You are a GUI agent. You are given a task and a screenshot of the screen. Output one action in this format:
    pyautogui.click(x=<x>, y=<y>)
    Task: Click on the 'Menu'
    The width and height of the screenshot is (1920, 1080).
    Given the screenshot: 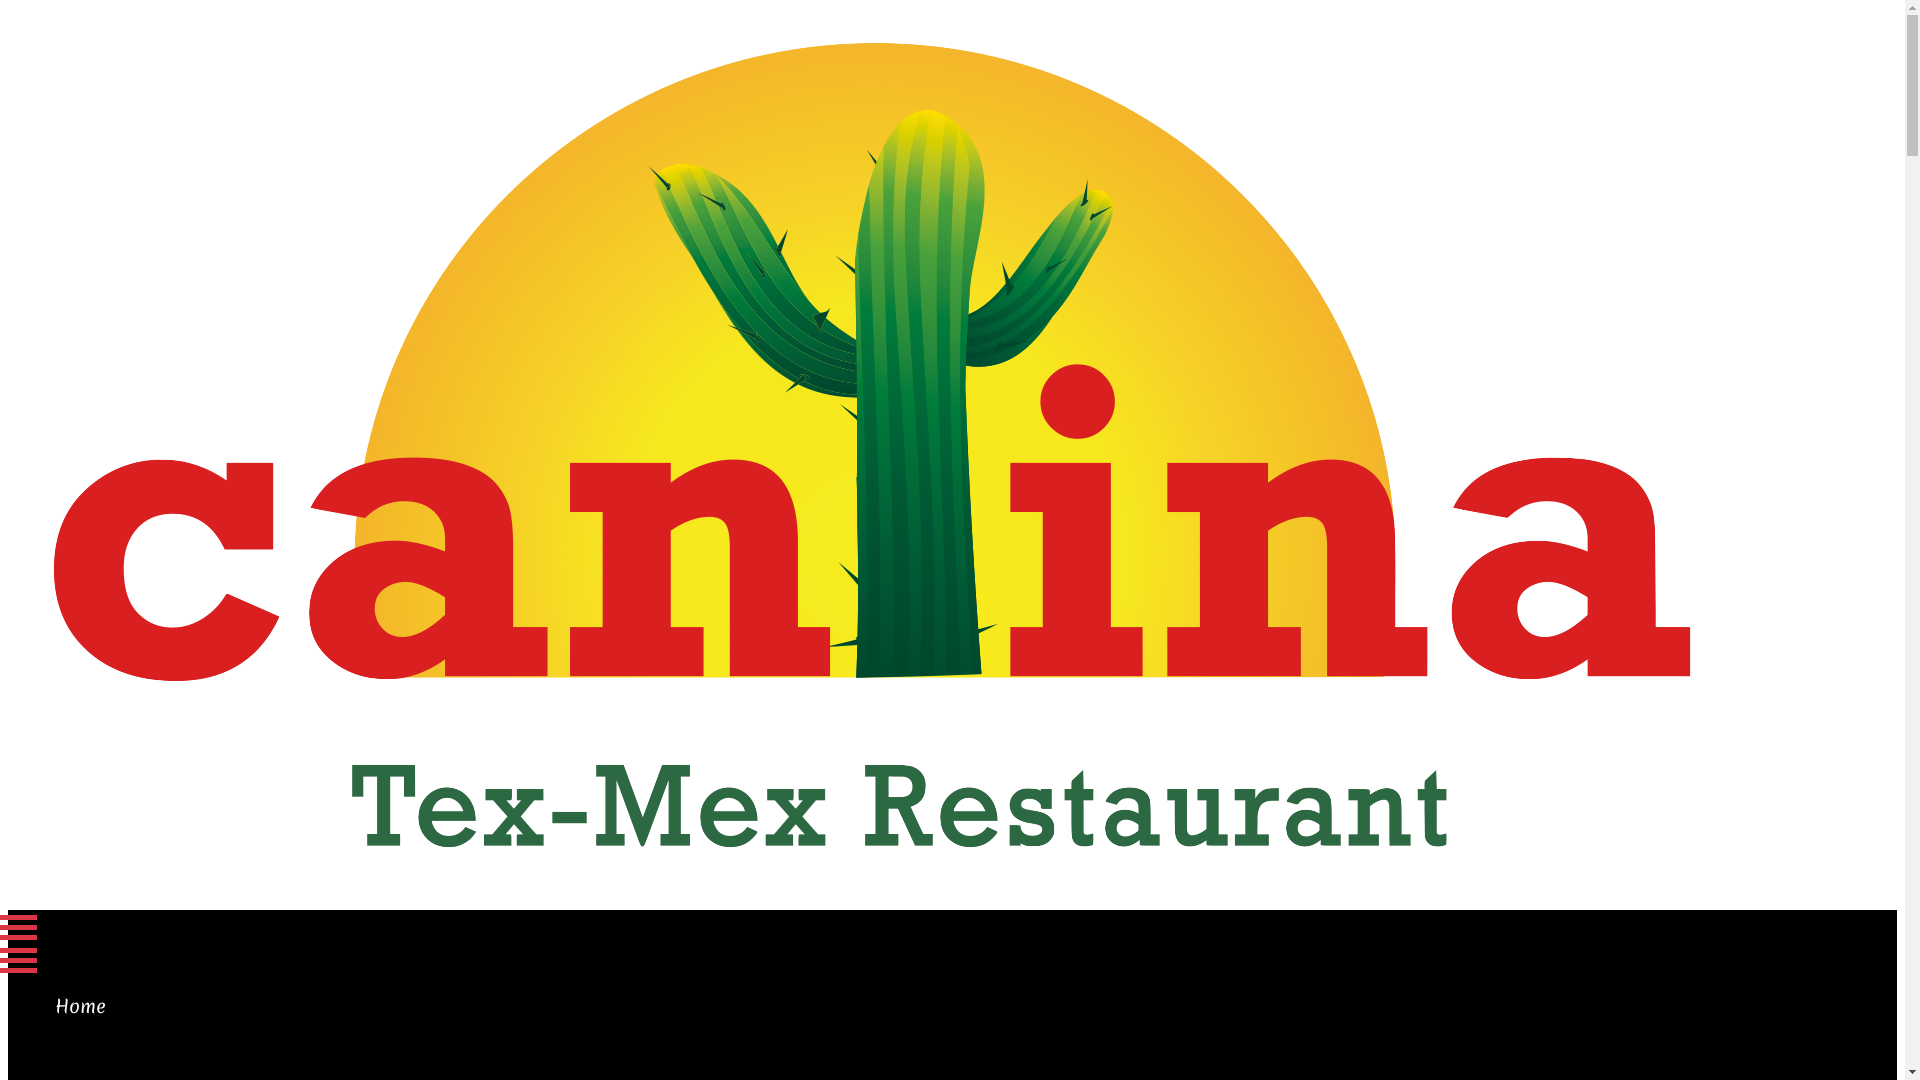 What is the action you would take?
    pyautogui.click(x=91, y=927)
    